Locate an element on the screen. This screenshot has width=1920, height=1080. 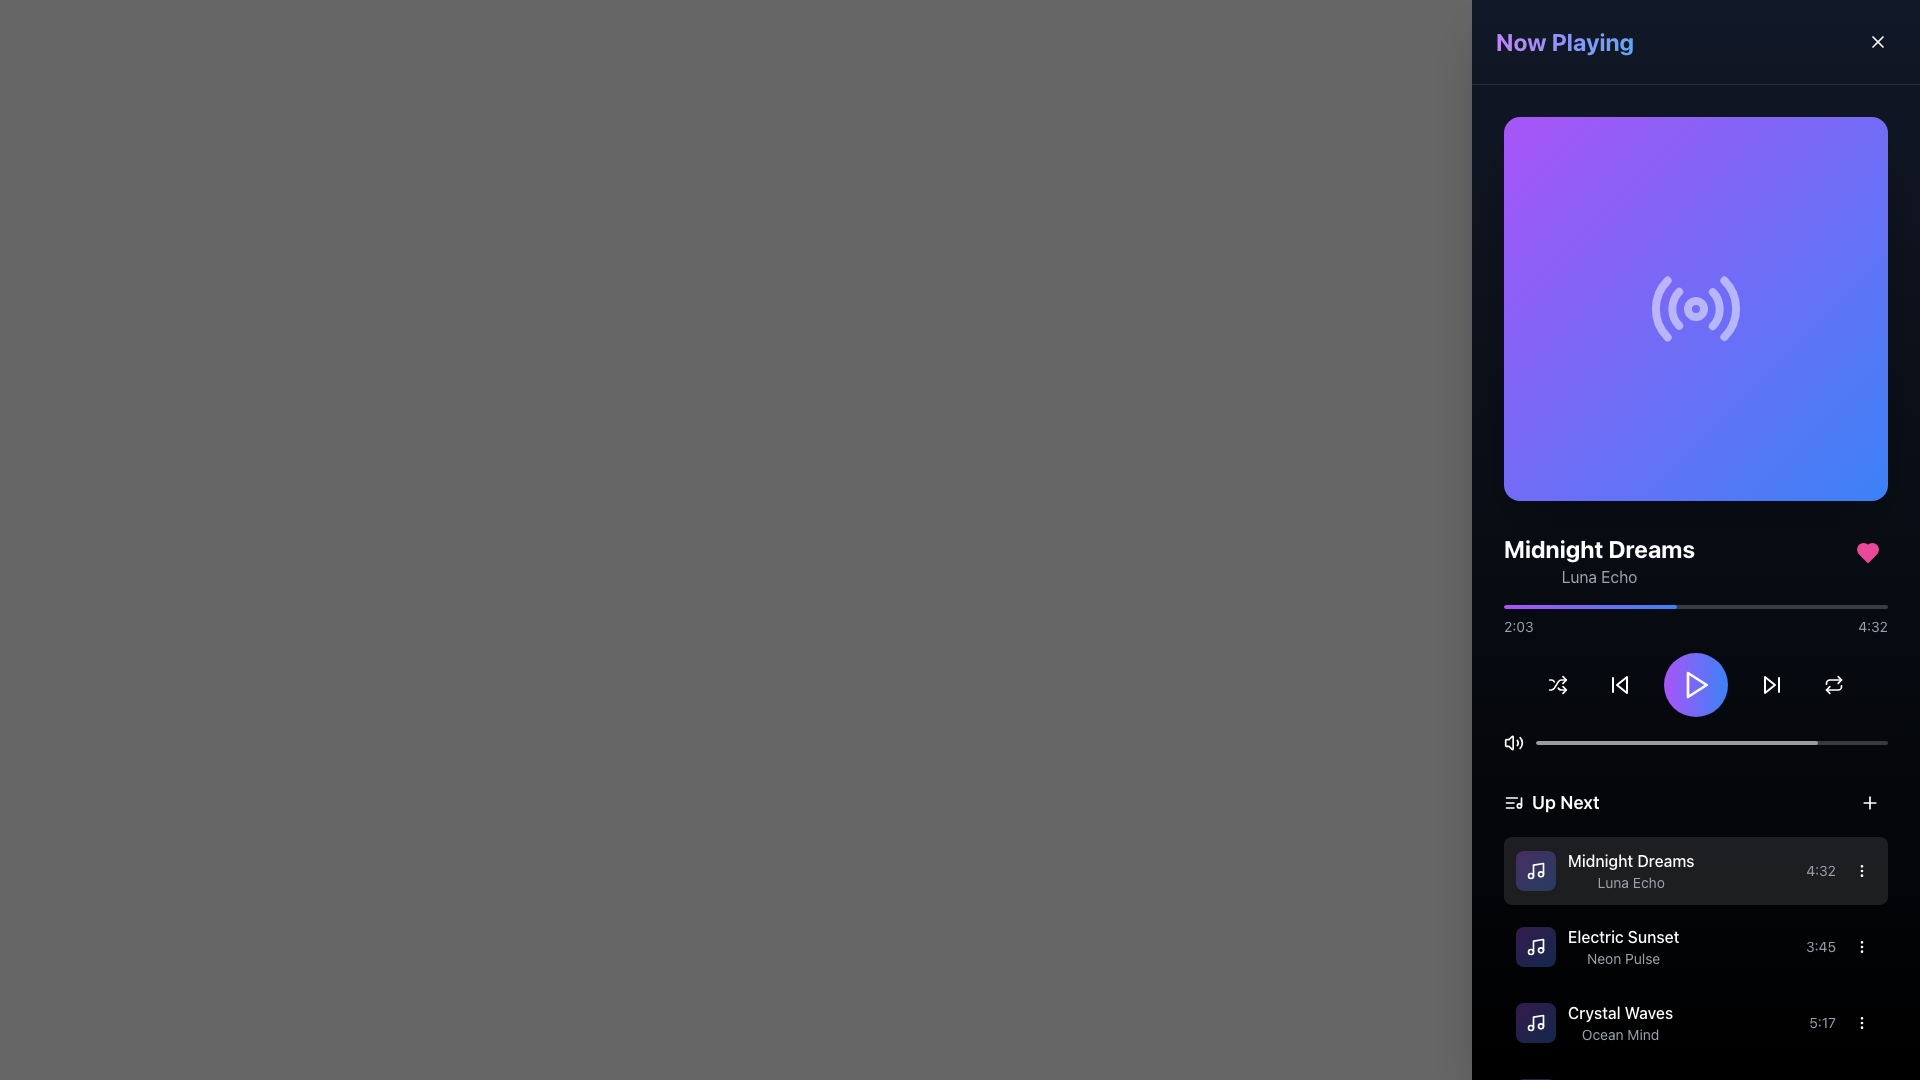
the small triangular icon that resembles a volume indicator, located at the left-most position among its siblings in the bottom section of the control panel is located at coordinates (1509, 743).